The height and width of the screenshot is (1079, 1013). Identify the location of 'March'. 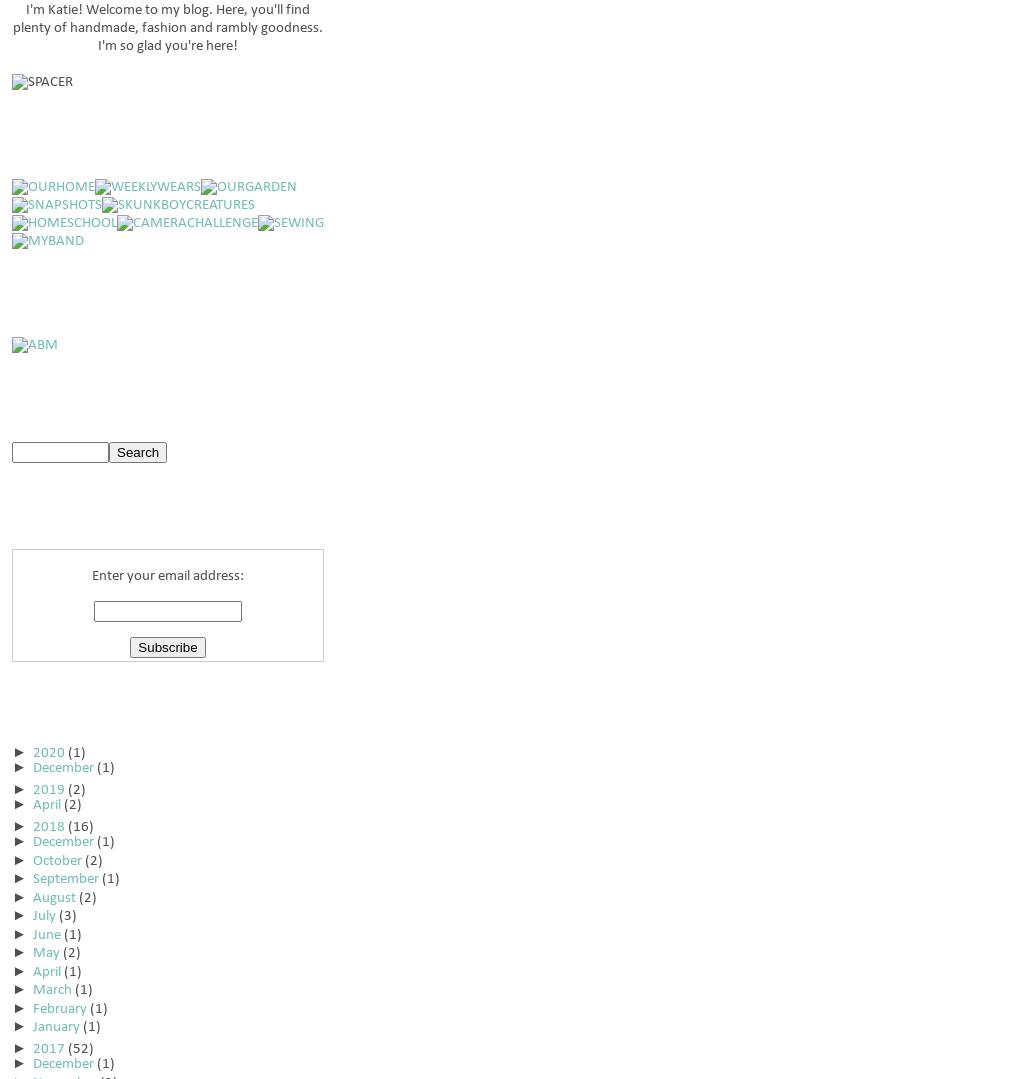
(51, 989).